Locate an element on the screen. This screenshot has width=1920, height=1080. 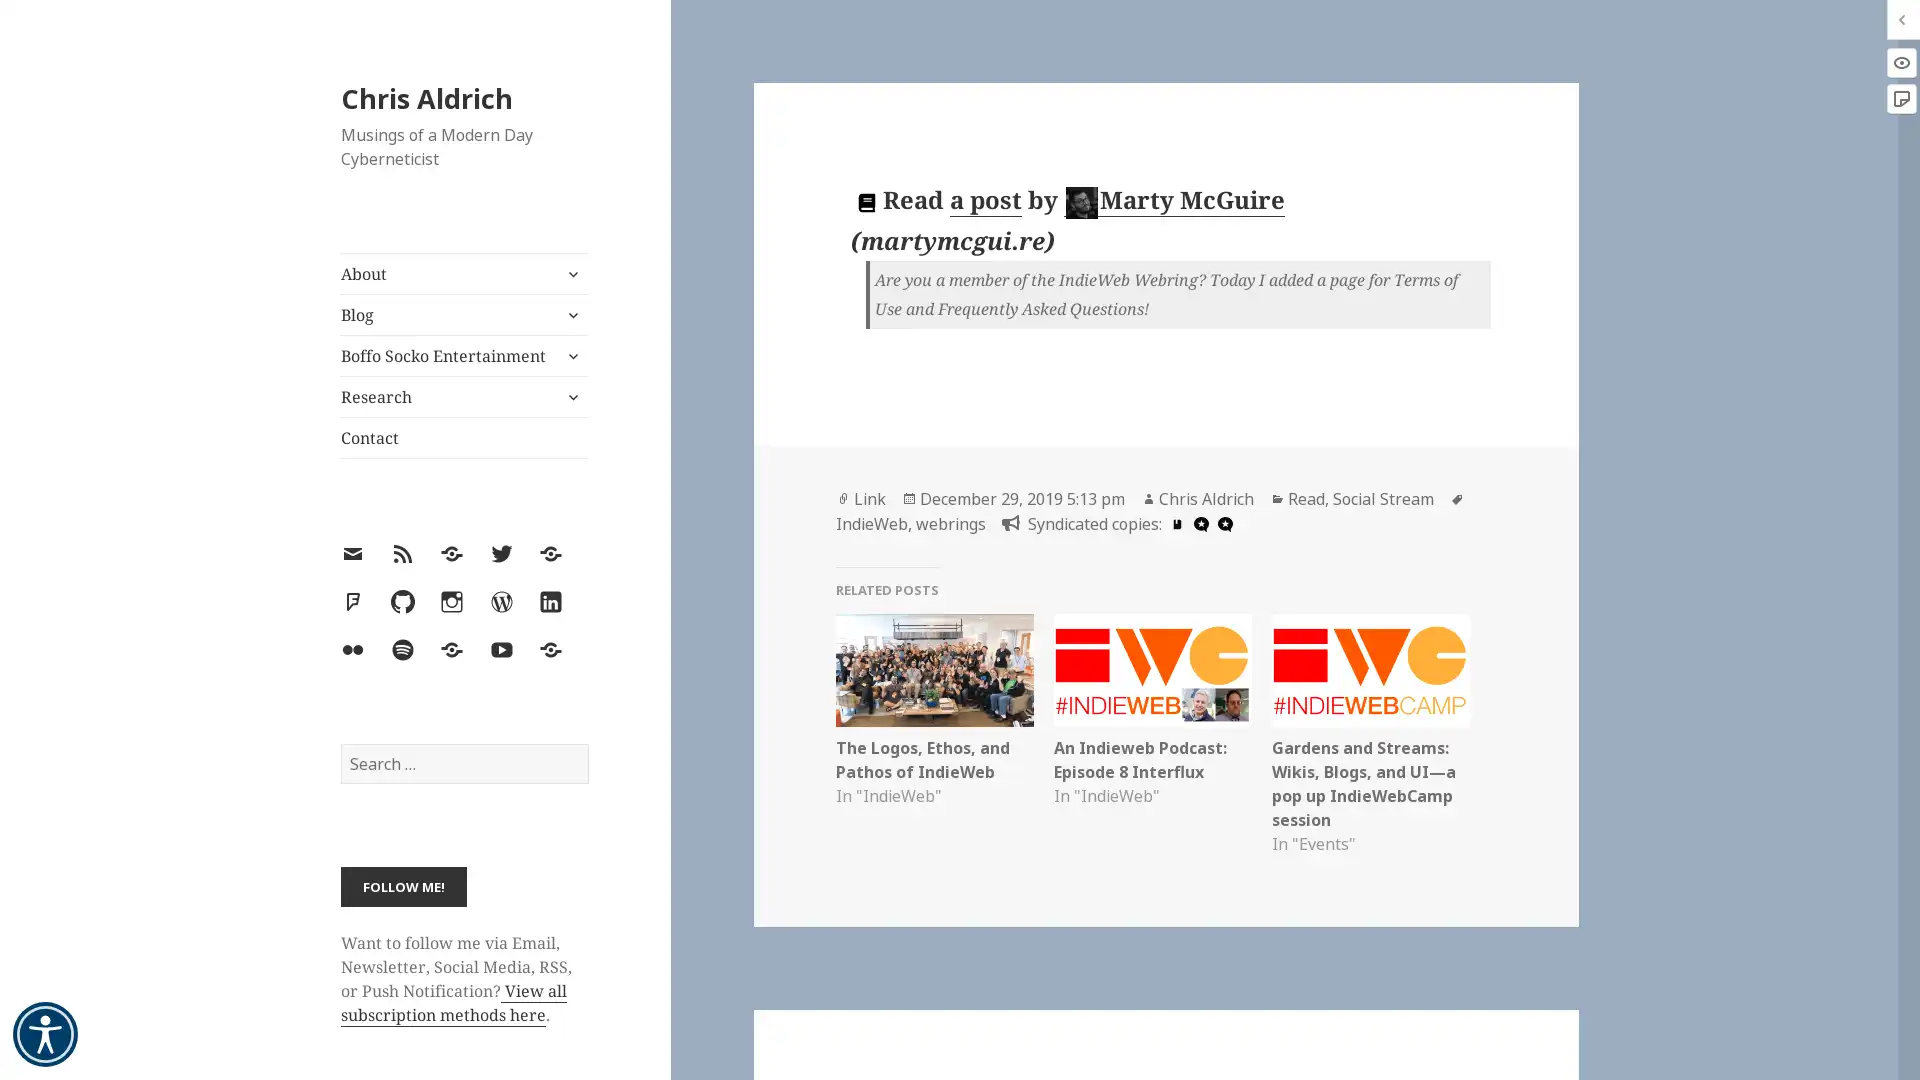
Accessibility Menu is located at coordinates (45, 1034).